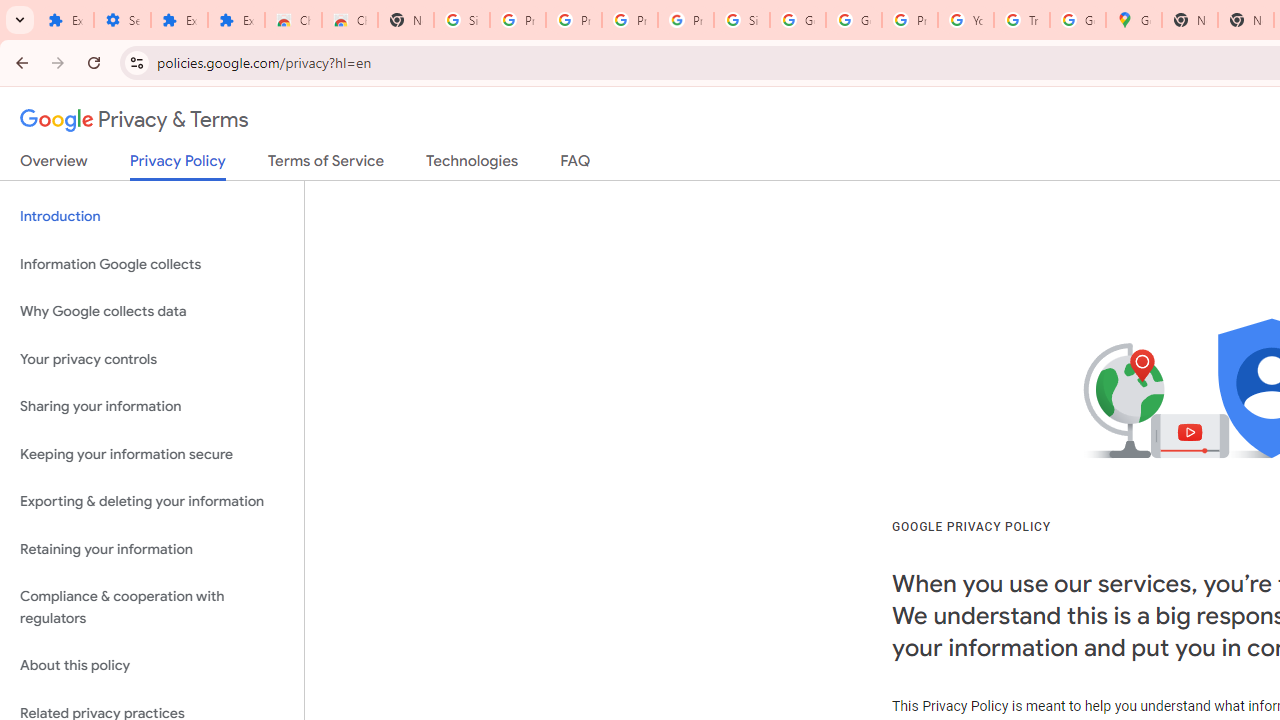 The image size is (1280, 720). Describe the element at coordinates (151, 666) in the screenshot. I see `'About this policy'` at that location.